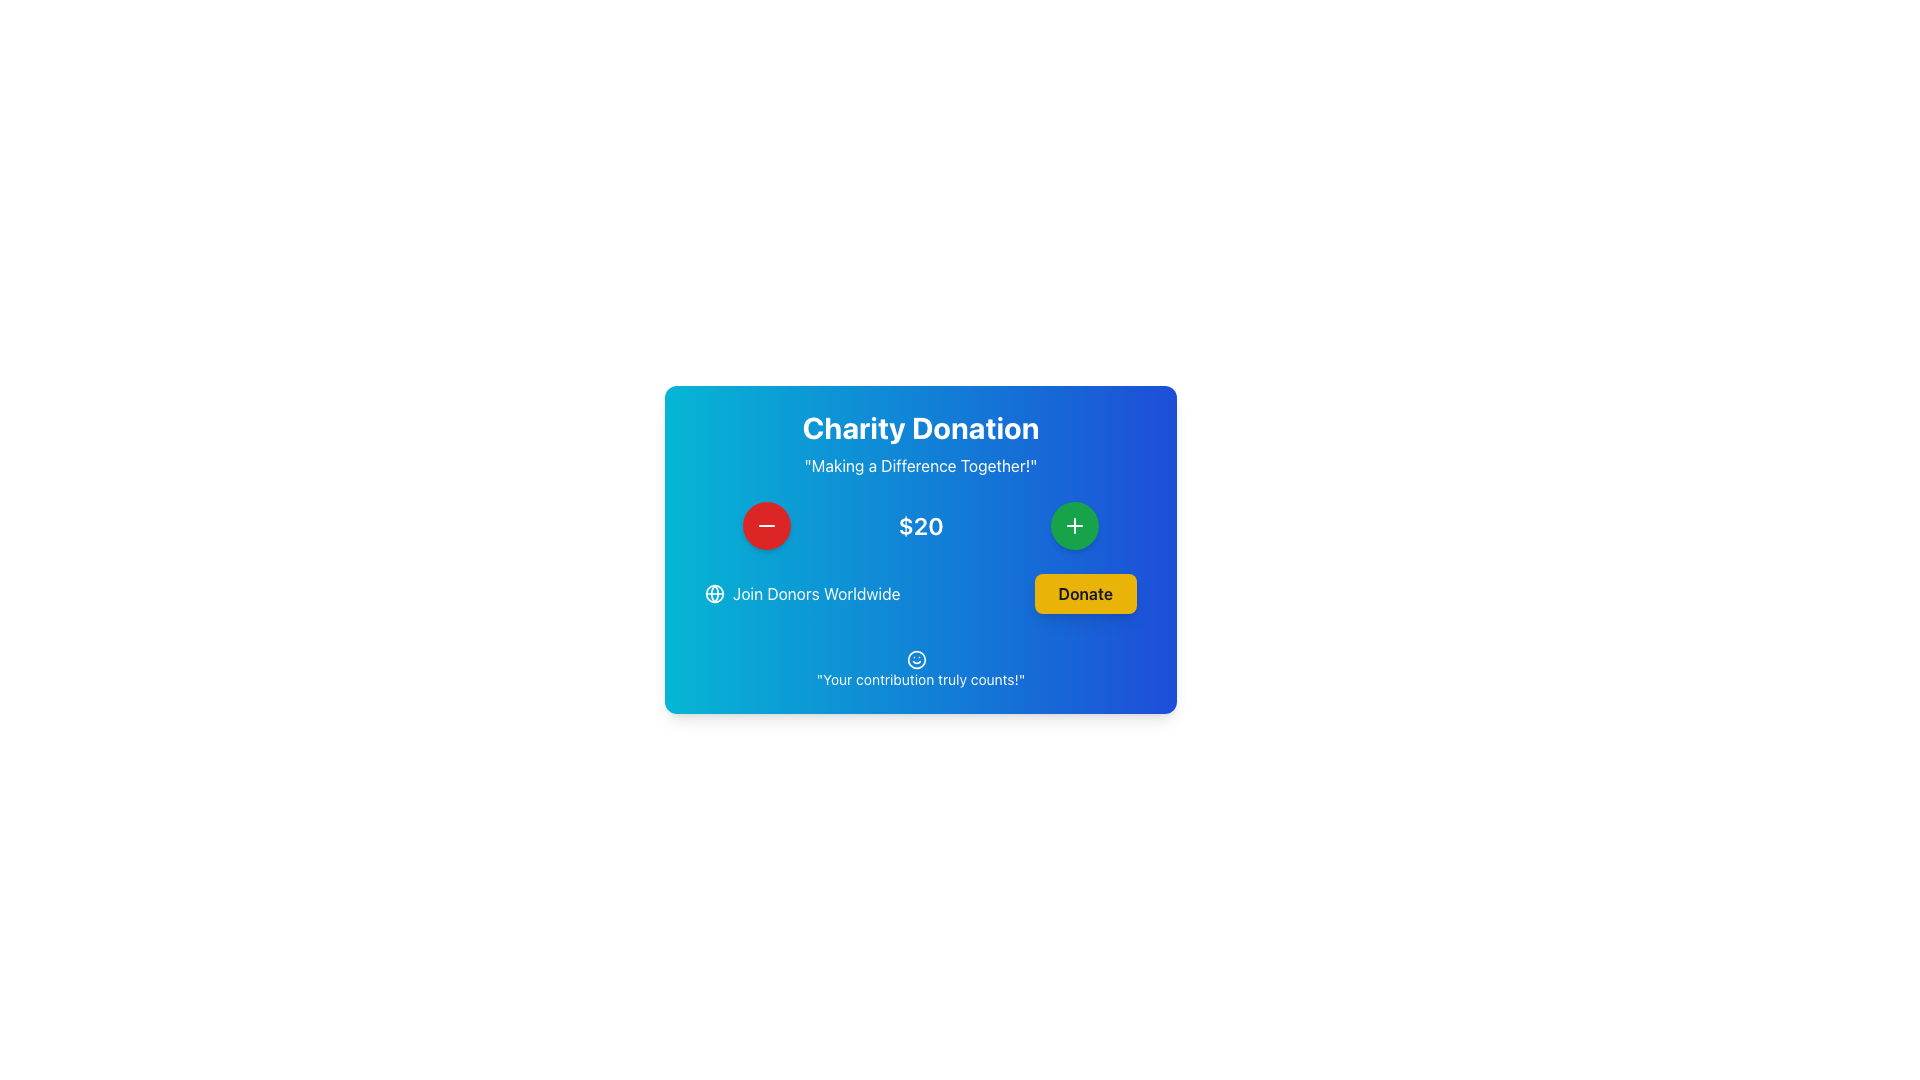 Image resolution: width=1920 pixels, height=1080 pixels. What do you see at coordinates (715, 593) in the screenshot?
I see `the associated information or content by clicking on the SVG graphic circle icon representing 'worldwide' or 'global' within the charity donation theme` at bounding box center [715, 593].